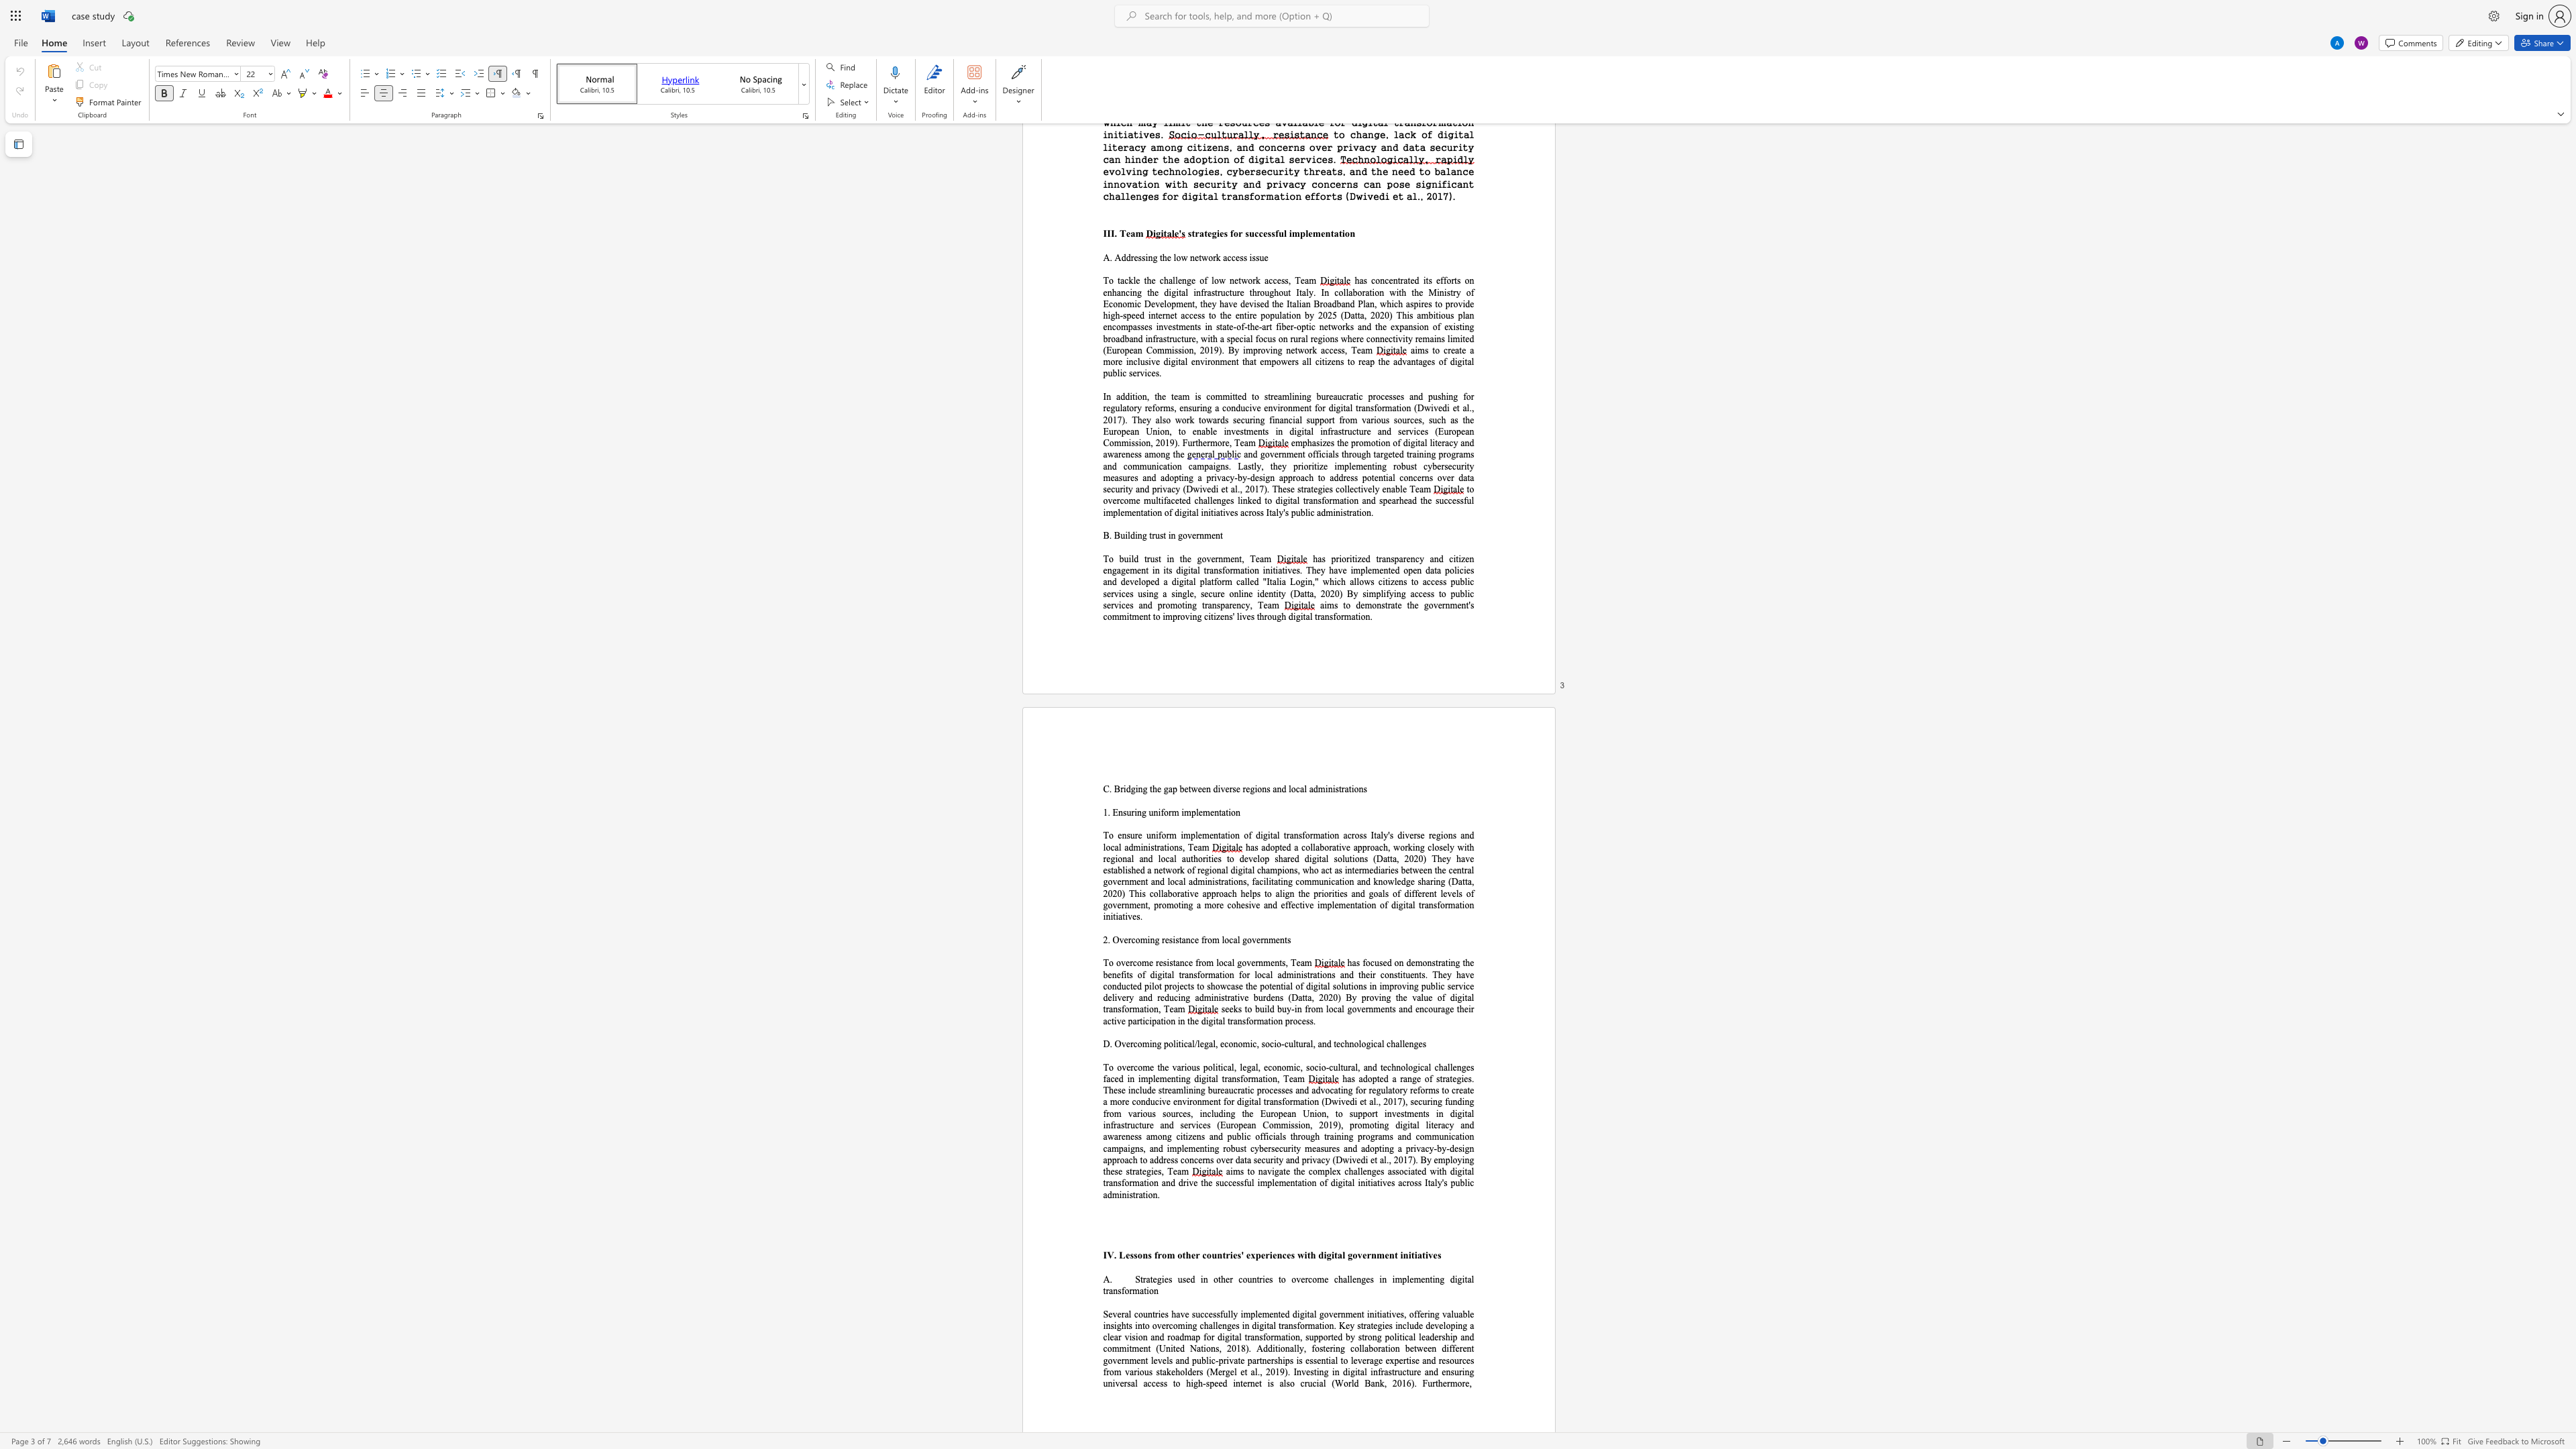 This screenshot has width=2576, height=1449. I want to click on the subset text "ansformation across Ita" within the text "To ensure uniform implementation of digital transformation across Italy", so click(1289, 835).